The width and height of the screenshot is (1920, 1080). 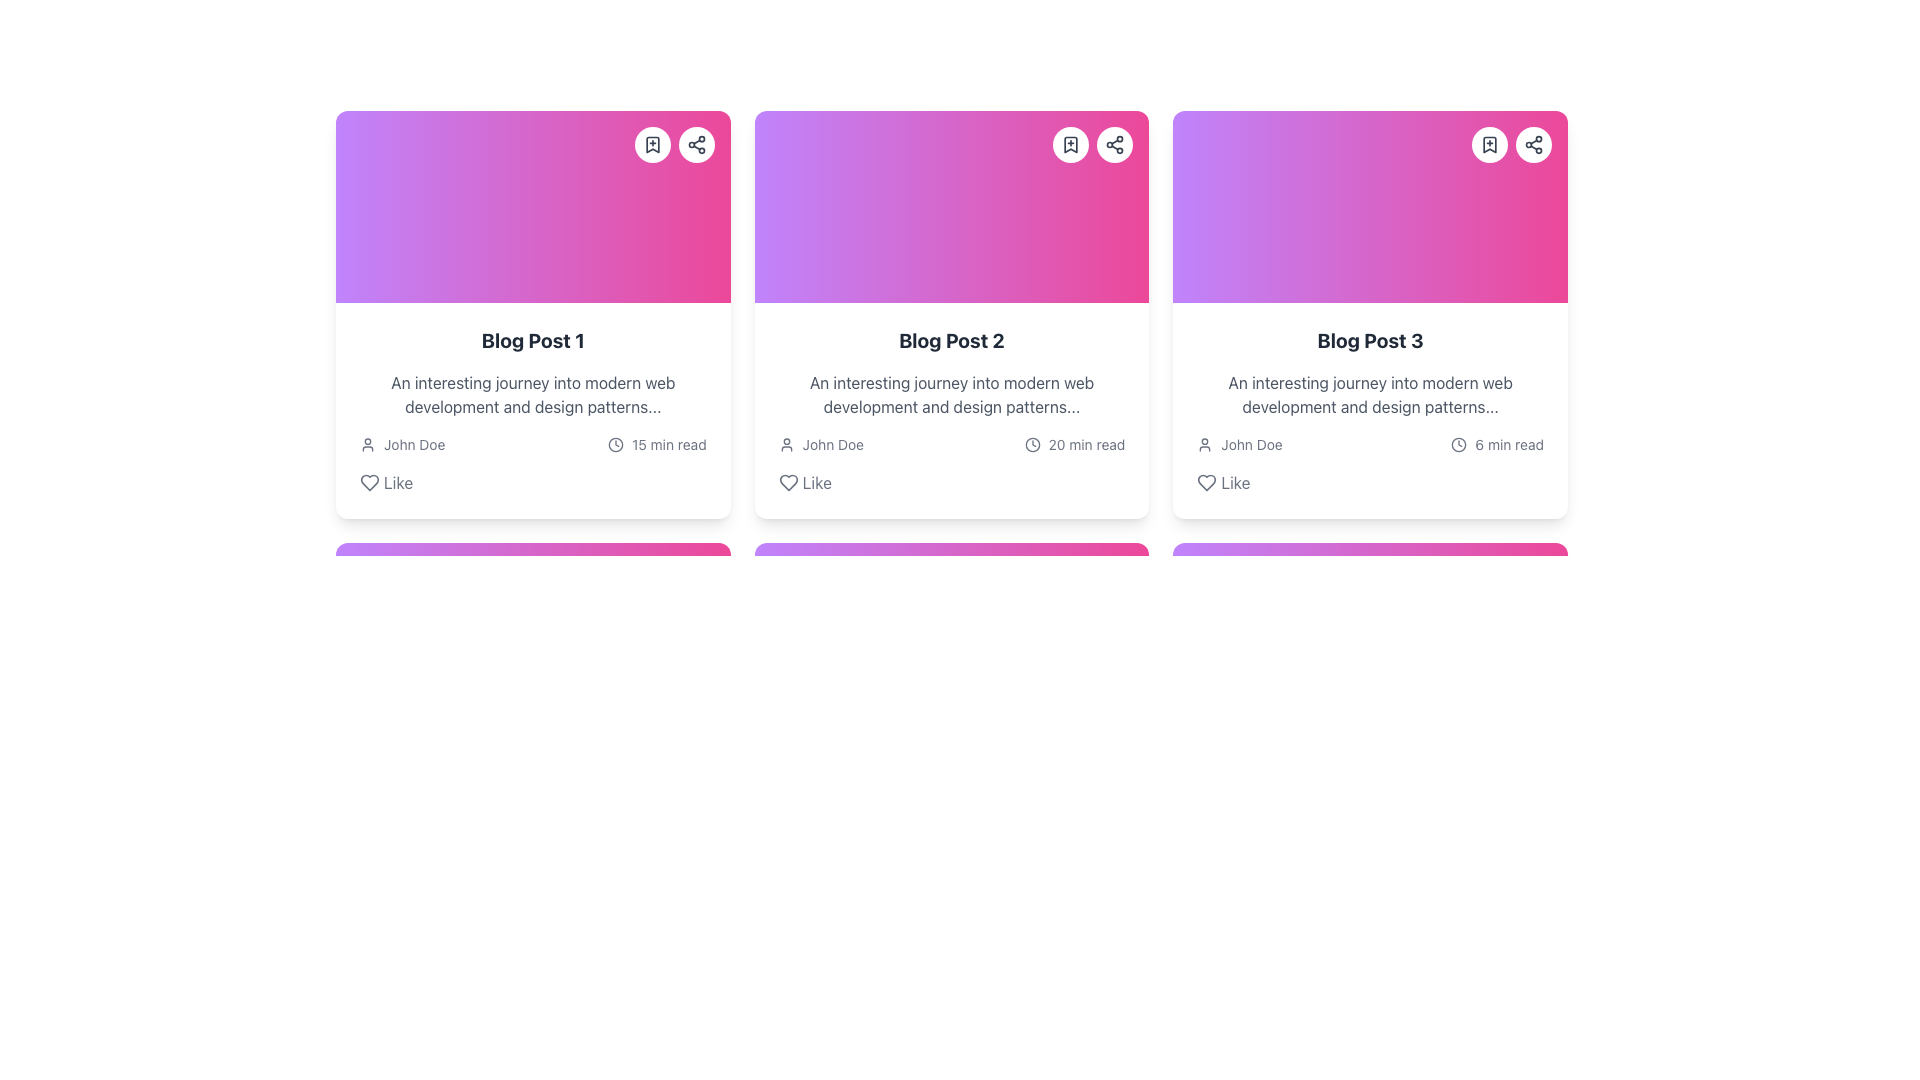 What do you see at coordinates (1206, 482) in the screenshot?
I see `the heart-shaped icon button located to the left of the 'Like' text in the horizontally aligned group at the bottom of 'Blog Post 3'` at bounding box center [1206, 482].